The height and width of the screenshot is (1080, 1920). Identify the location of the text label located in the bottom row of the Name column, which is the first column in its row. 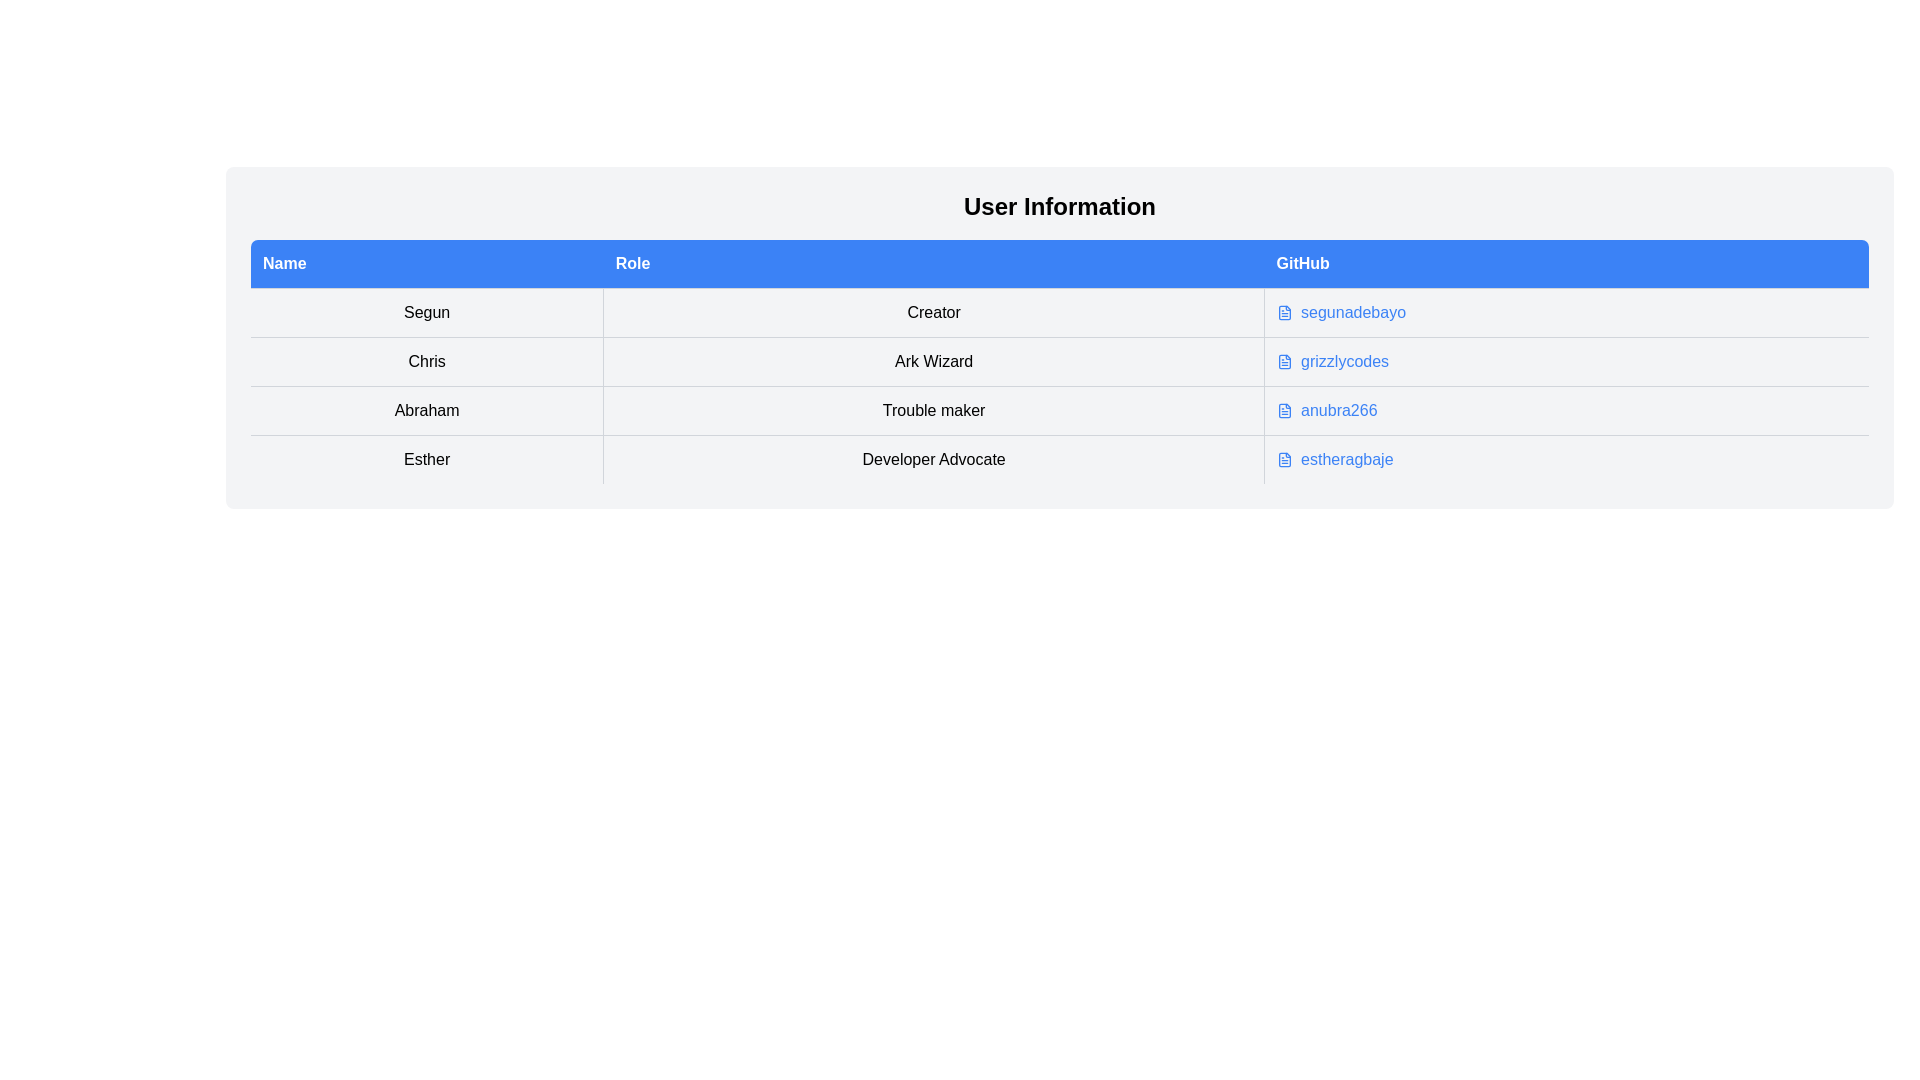
(426, 459).